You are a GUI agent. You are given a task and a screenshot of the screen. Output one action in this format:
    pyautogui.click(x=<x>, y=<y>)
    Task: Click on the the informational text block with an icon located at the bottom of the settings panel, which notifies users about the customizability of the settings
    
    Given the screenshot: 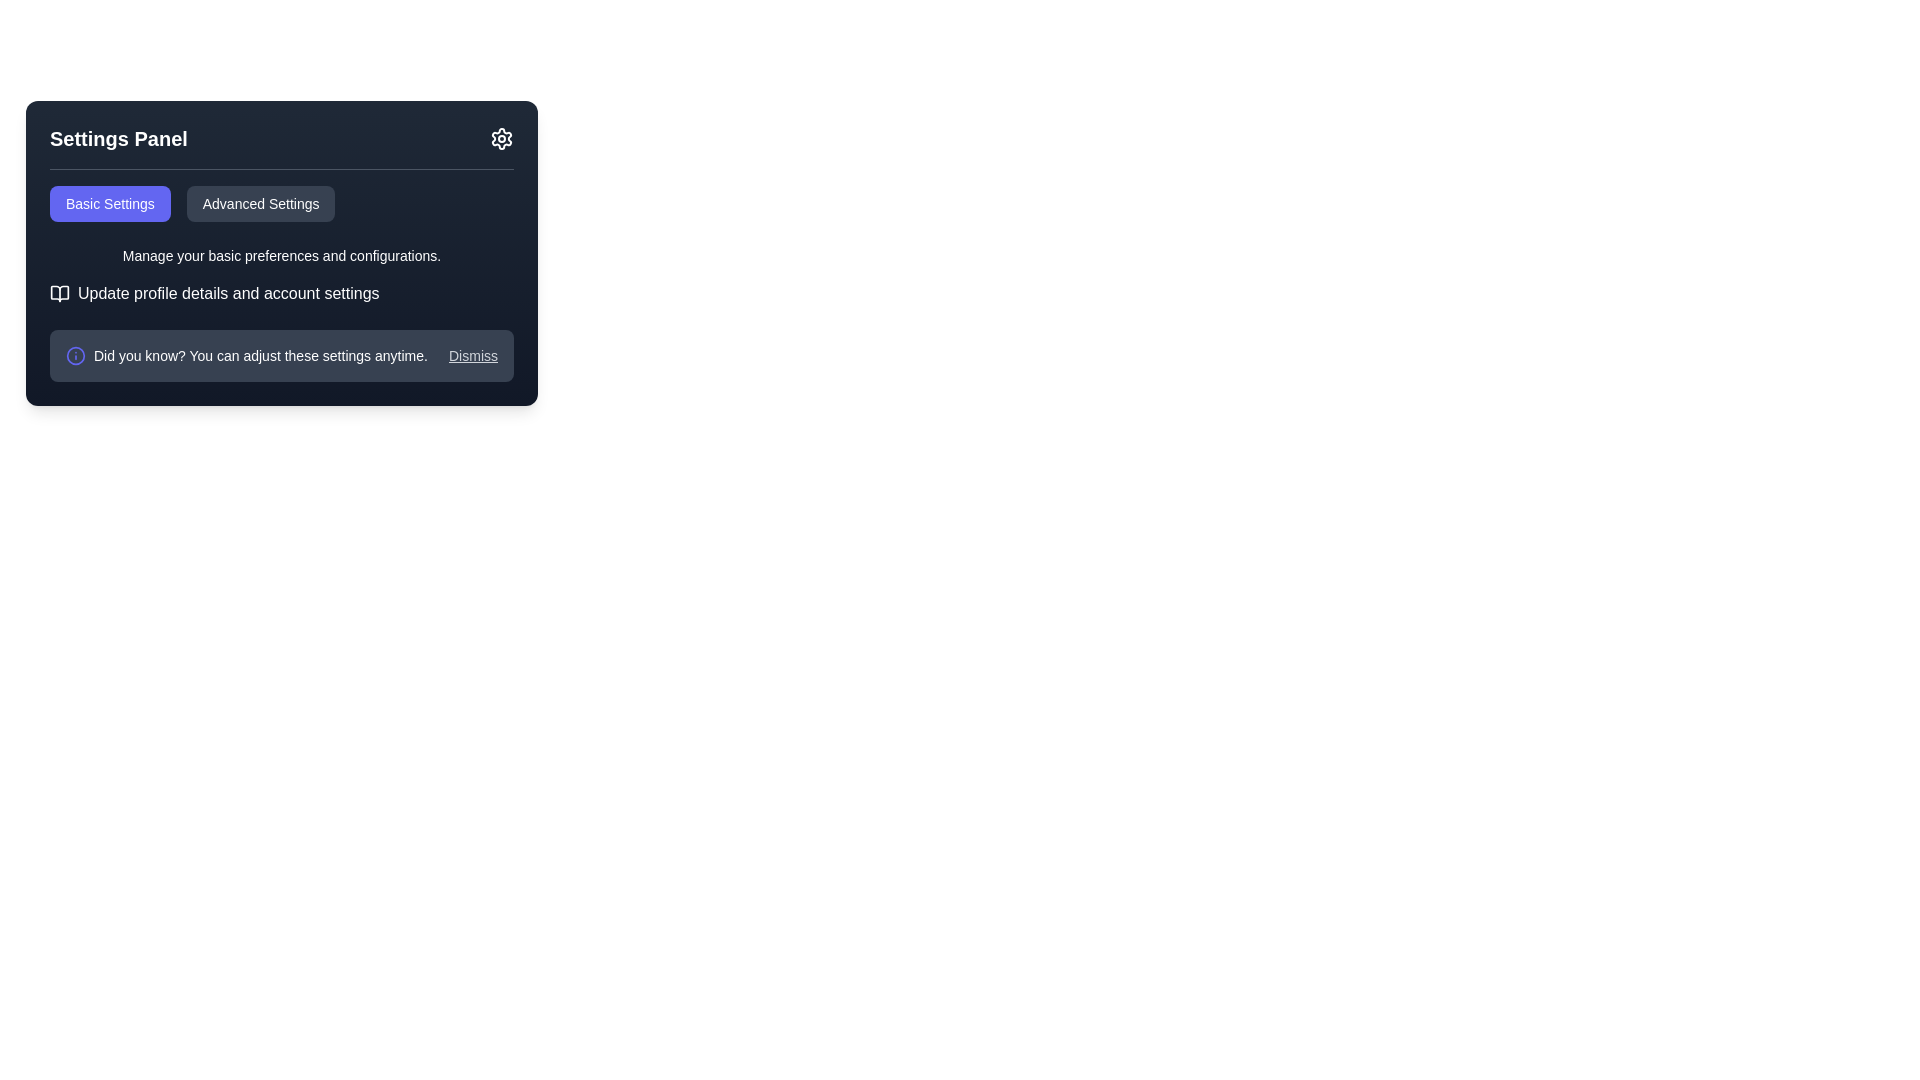 What is the action you would take?
    pyautogui.click(x=245, y=354)
    